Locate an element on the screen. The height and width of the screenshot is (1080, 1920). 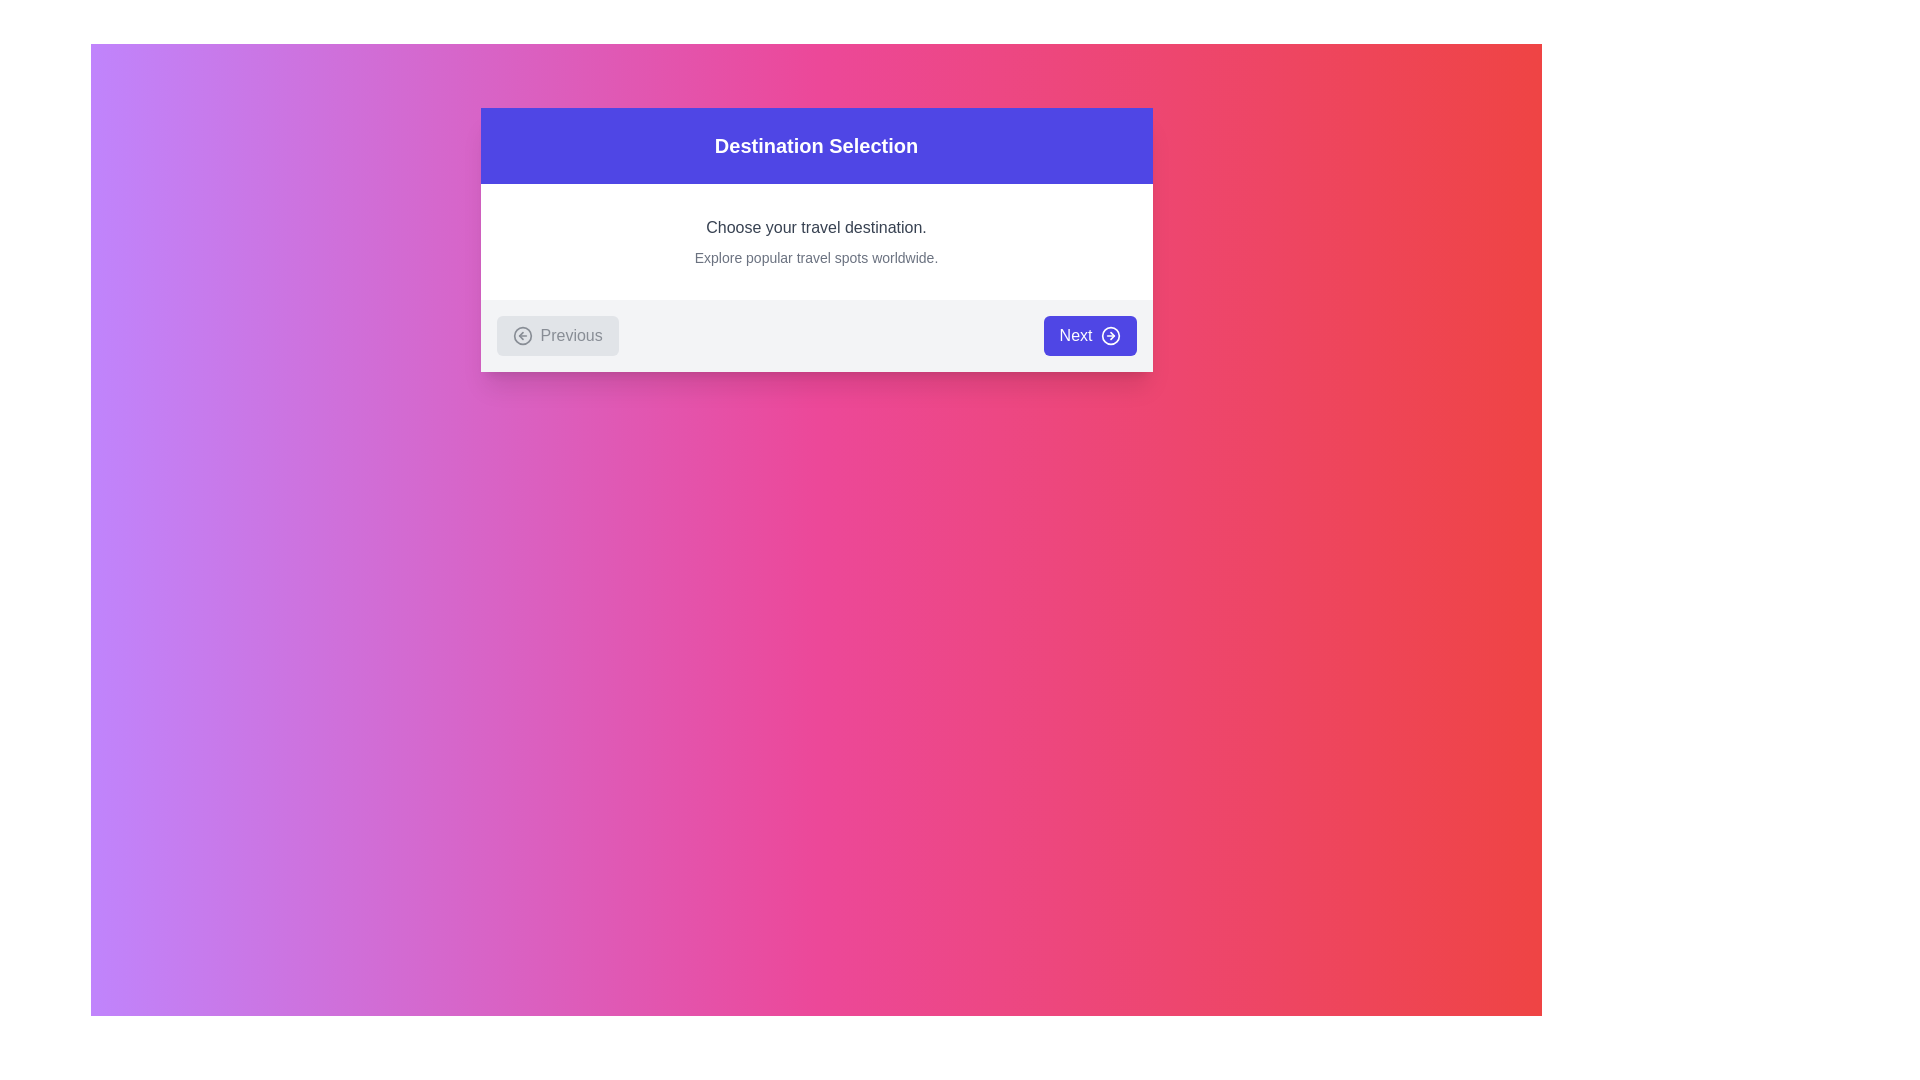
the appearance of the circular 'Previous' icon located at the bottom-left corner of the central modal dialog, which visually indicates a 'Previous' action is located at coordinates (522, 334).